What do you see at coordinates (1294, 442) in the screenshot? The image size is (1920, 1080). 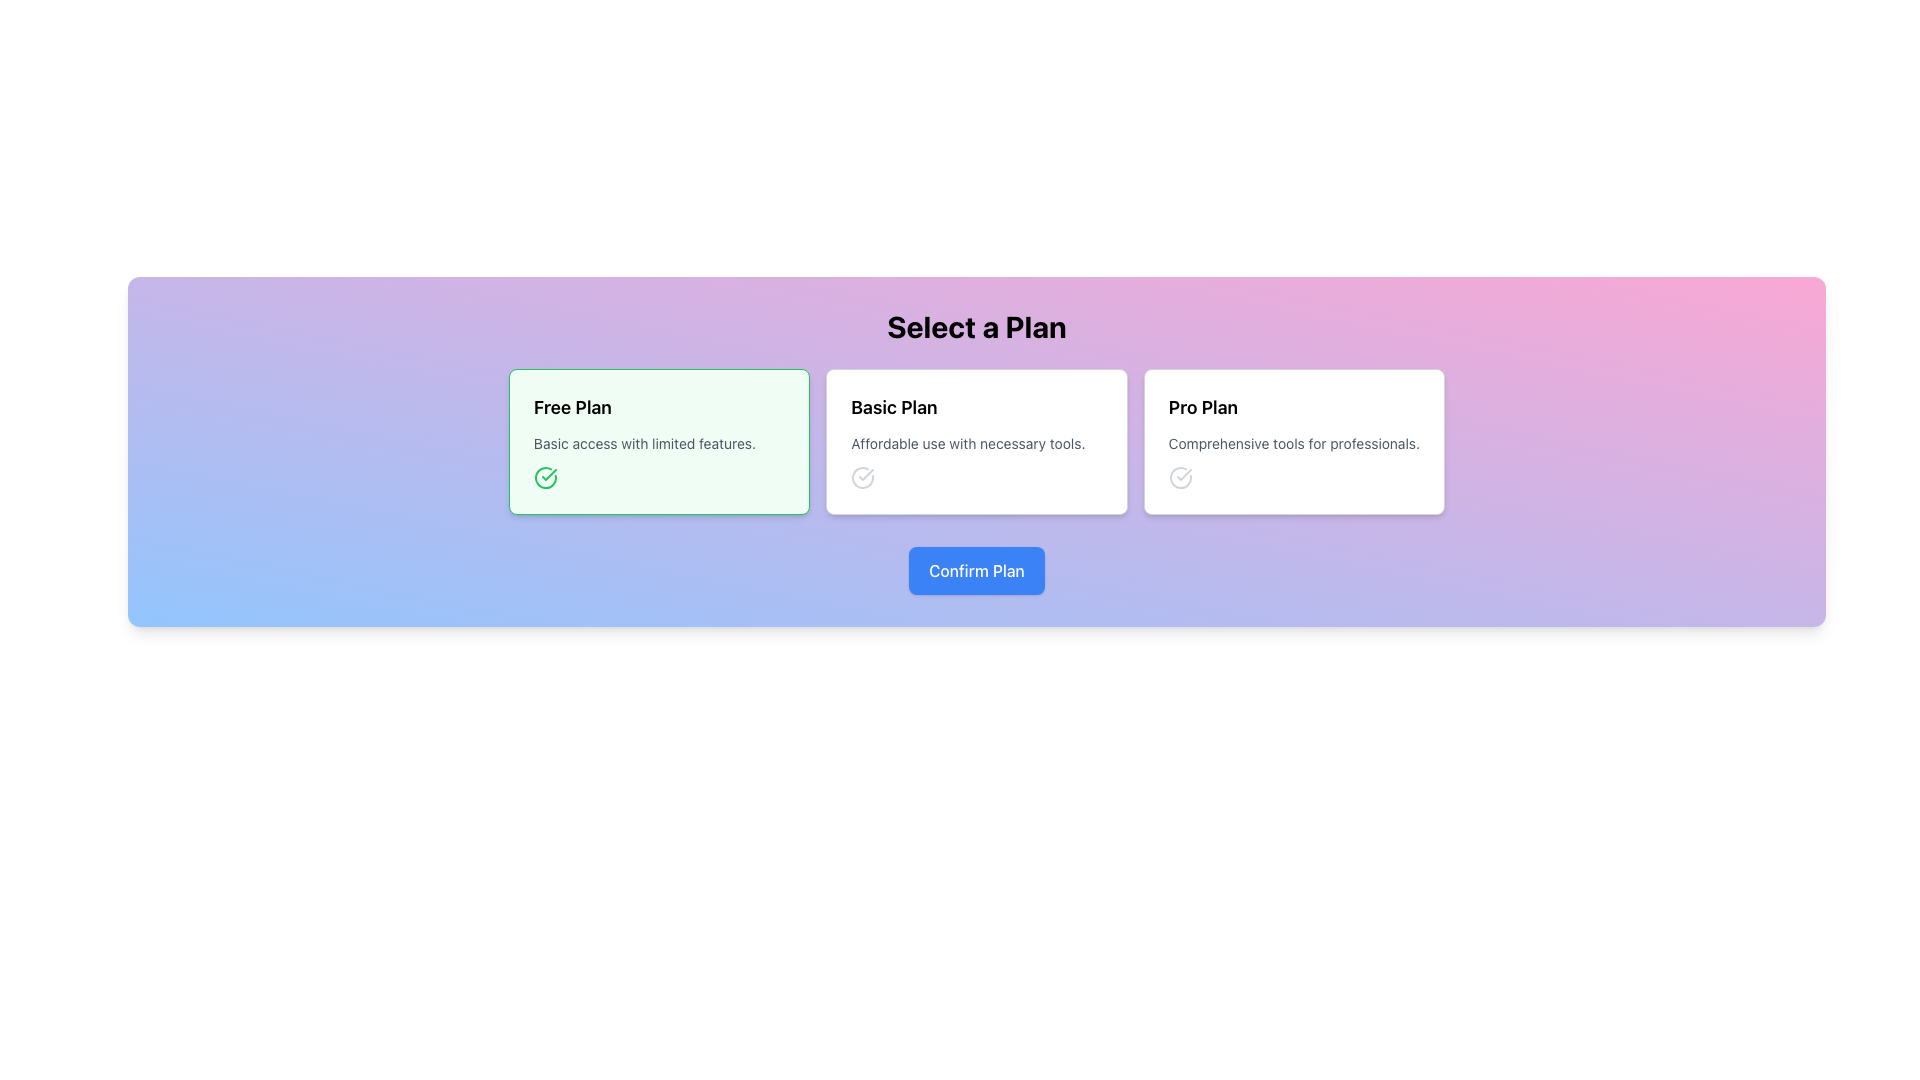 I see `the text label providing information about the 'Pro Plan' option, located below the title 'Pro Plan' and above a gray circular icon within the card` at bounding box center [1294, 442].